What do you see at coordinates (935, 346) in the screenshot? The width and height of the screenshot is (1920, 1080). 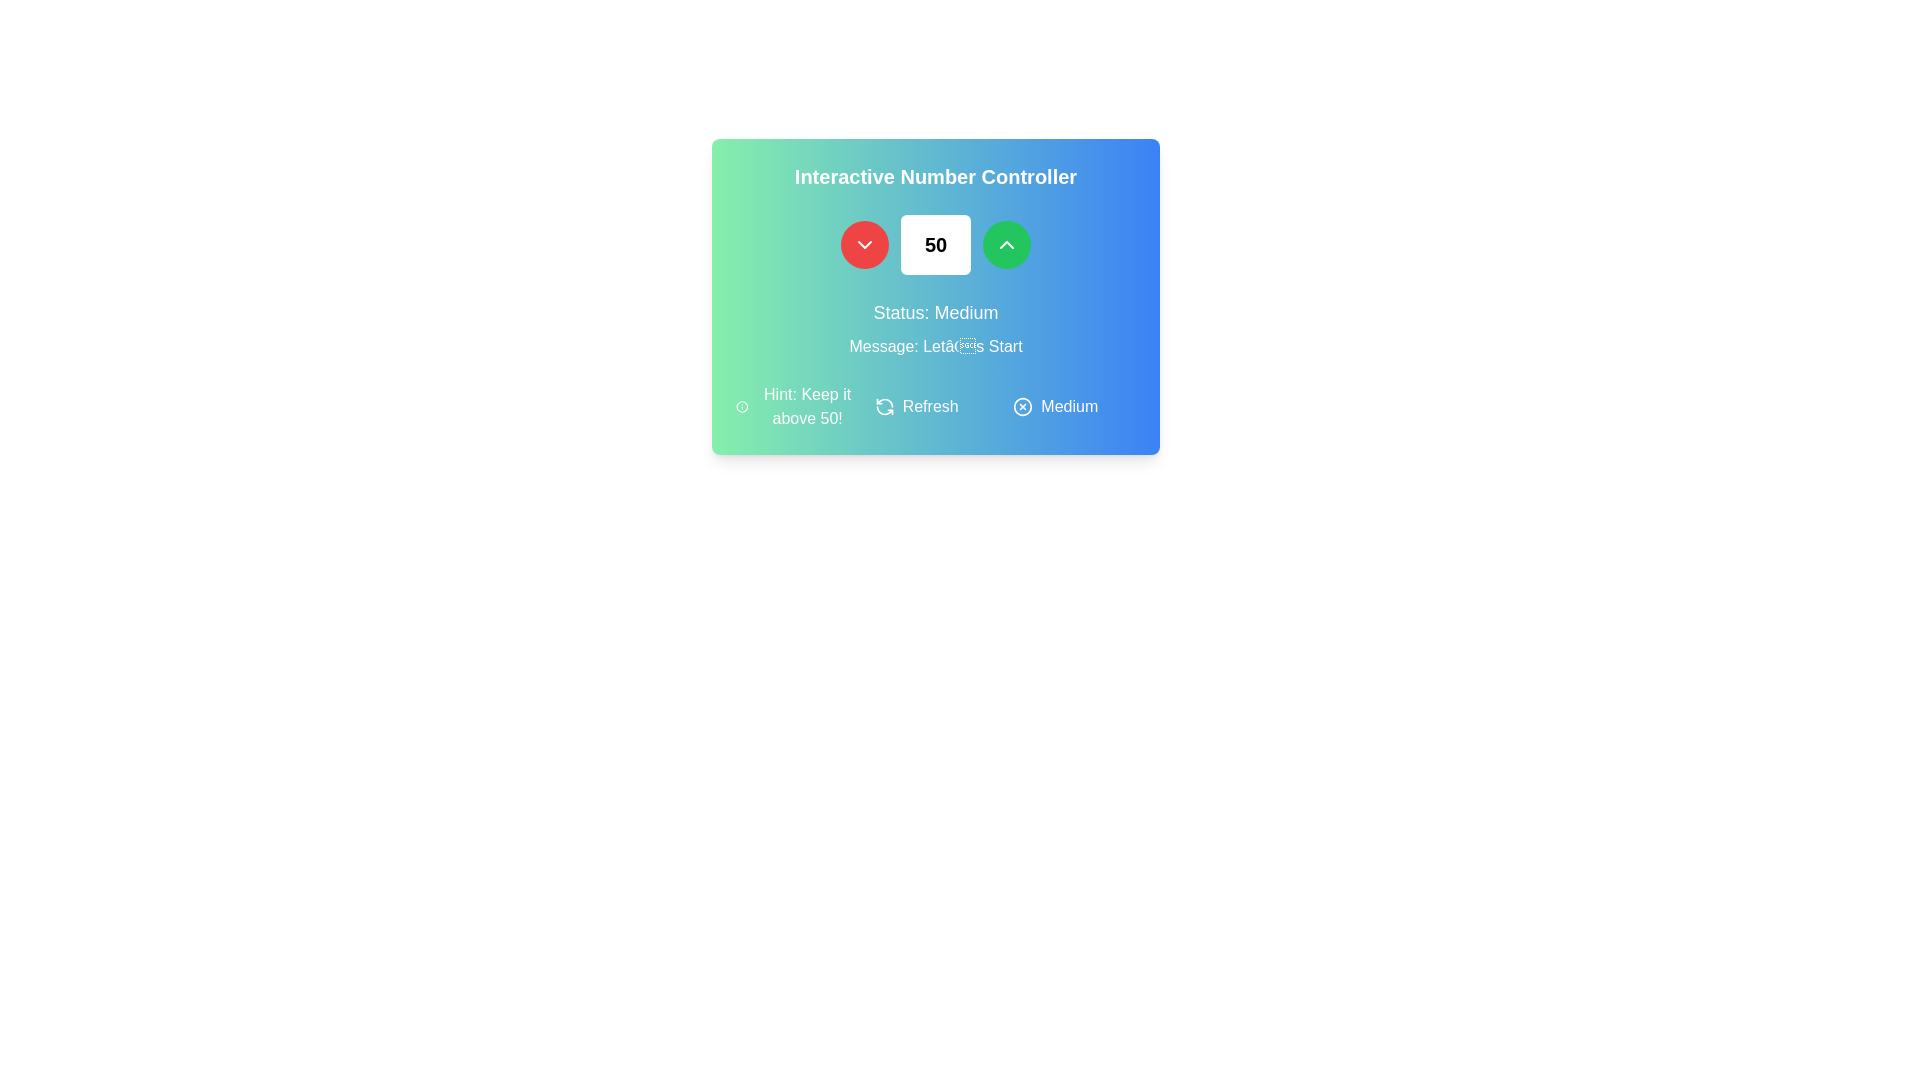 I see `the static text displaying 'Message: Let’s Start'` at bounding box center [935, 346].